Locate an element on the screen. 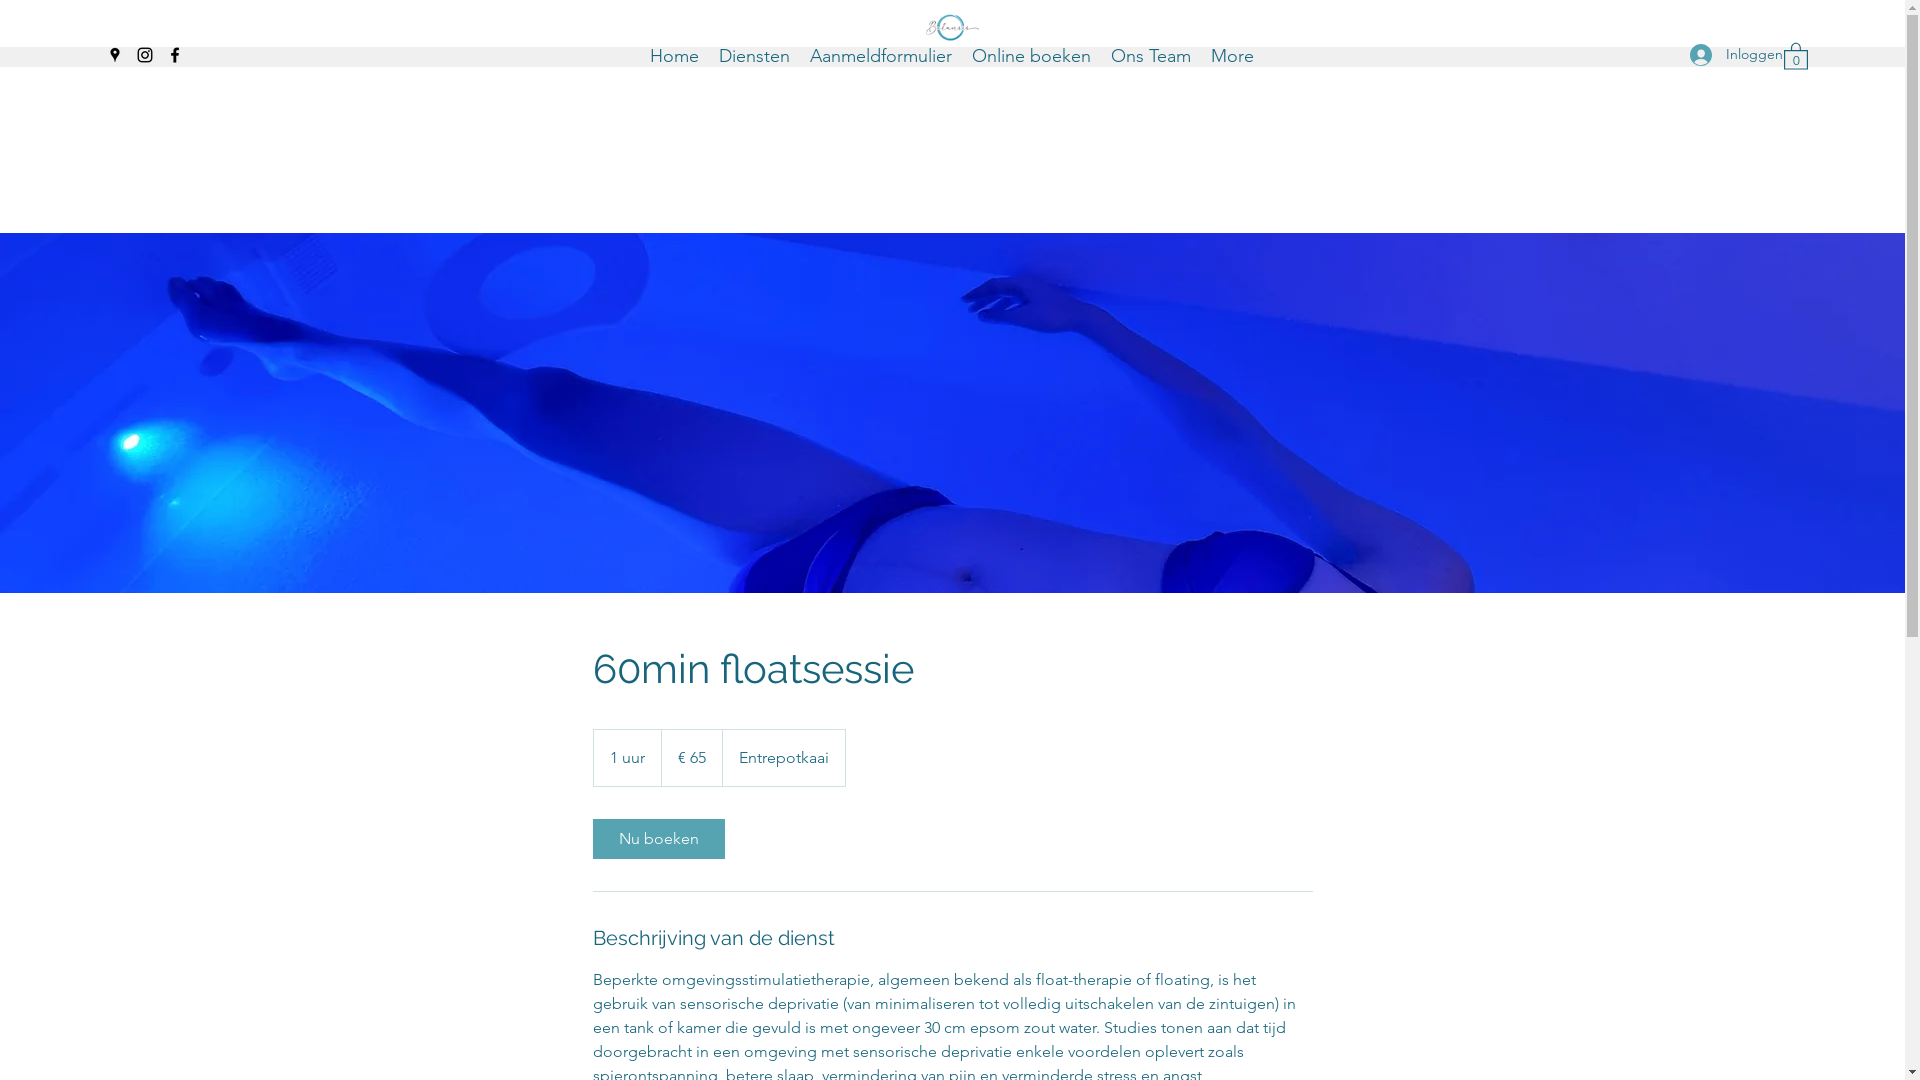  'Diensten' is located at coordinates (753, 53).